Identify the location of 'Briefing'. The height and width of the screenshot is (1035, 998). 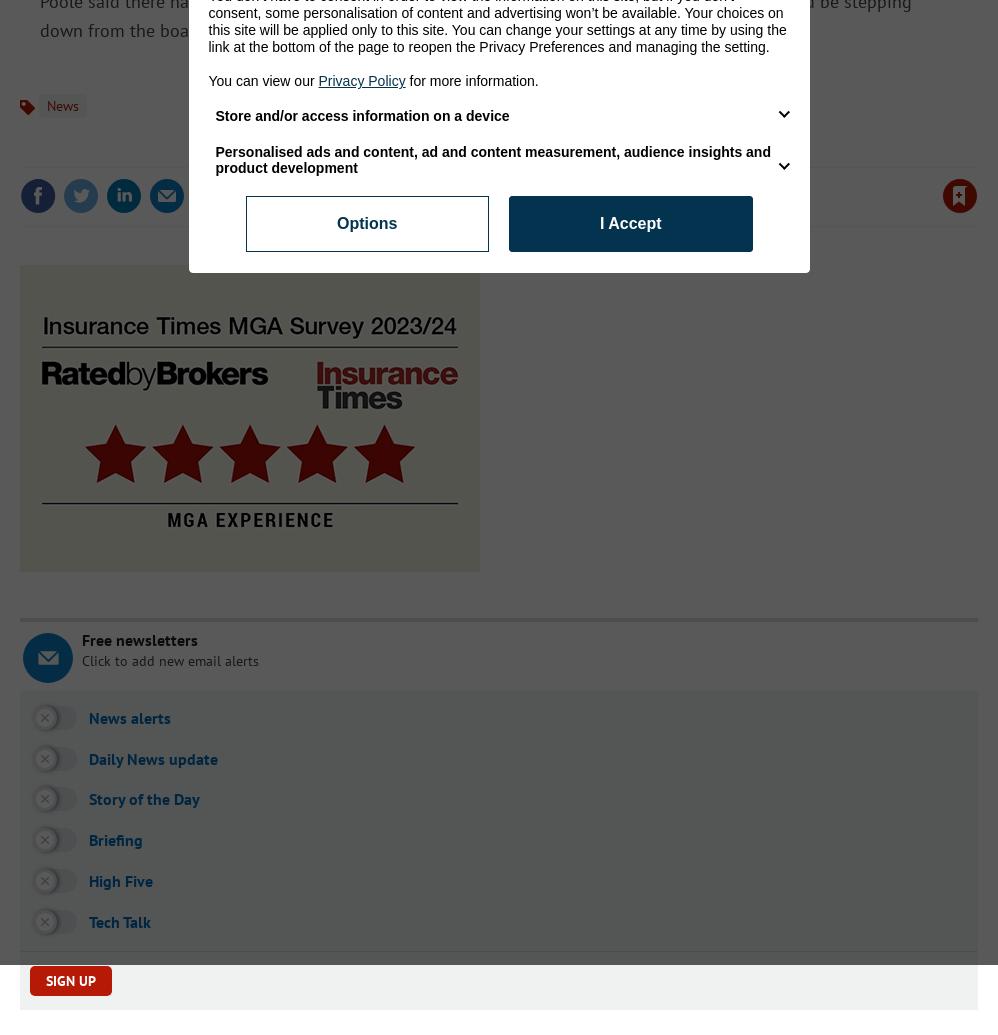
(115, 839).